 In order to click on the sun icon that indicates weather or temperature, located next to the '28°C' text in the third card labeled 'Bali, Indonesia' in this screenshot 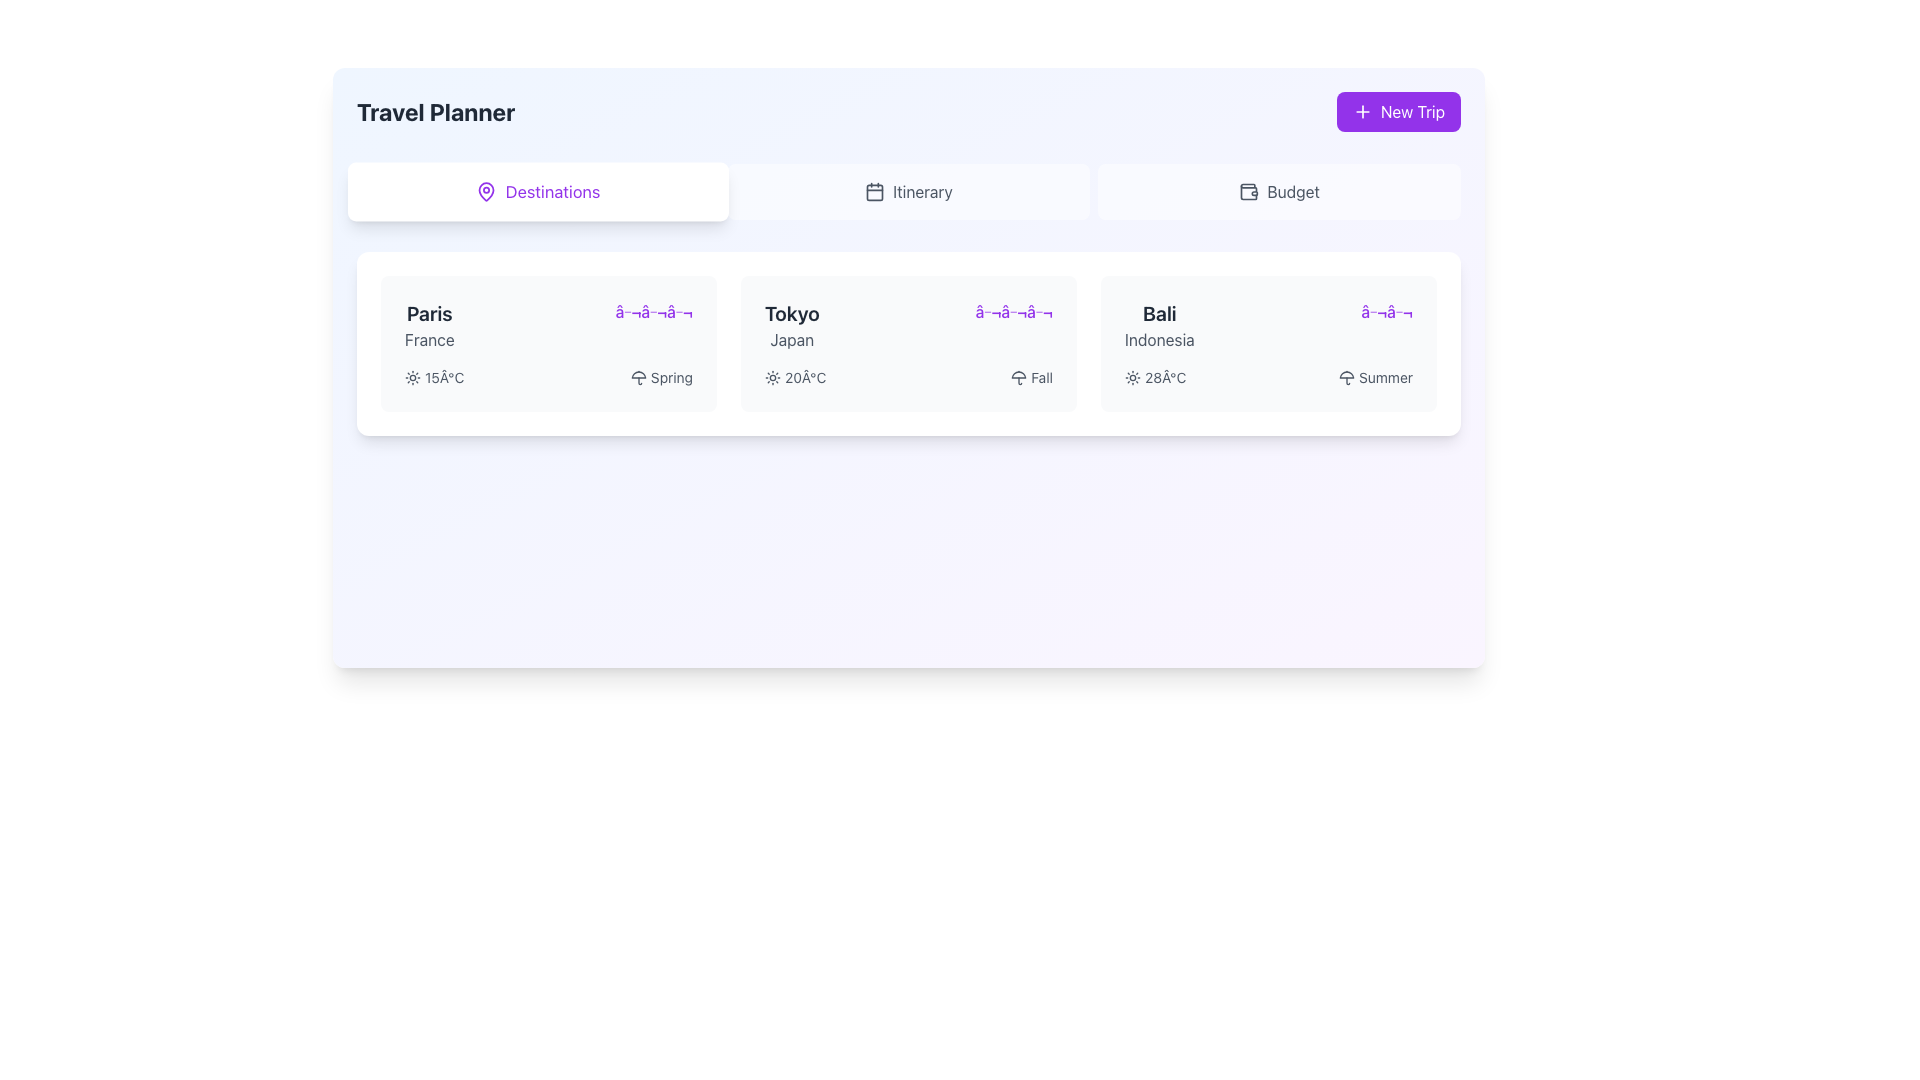, I will do `click(1132, 378)`.